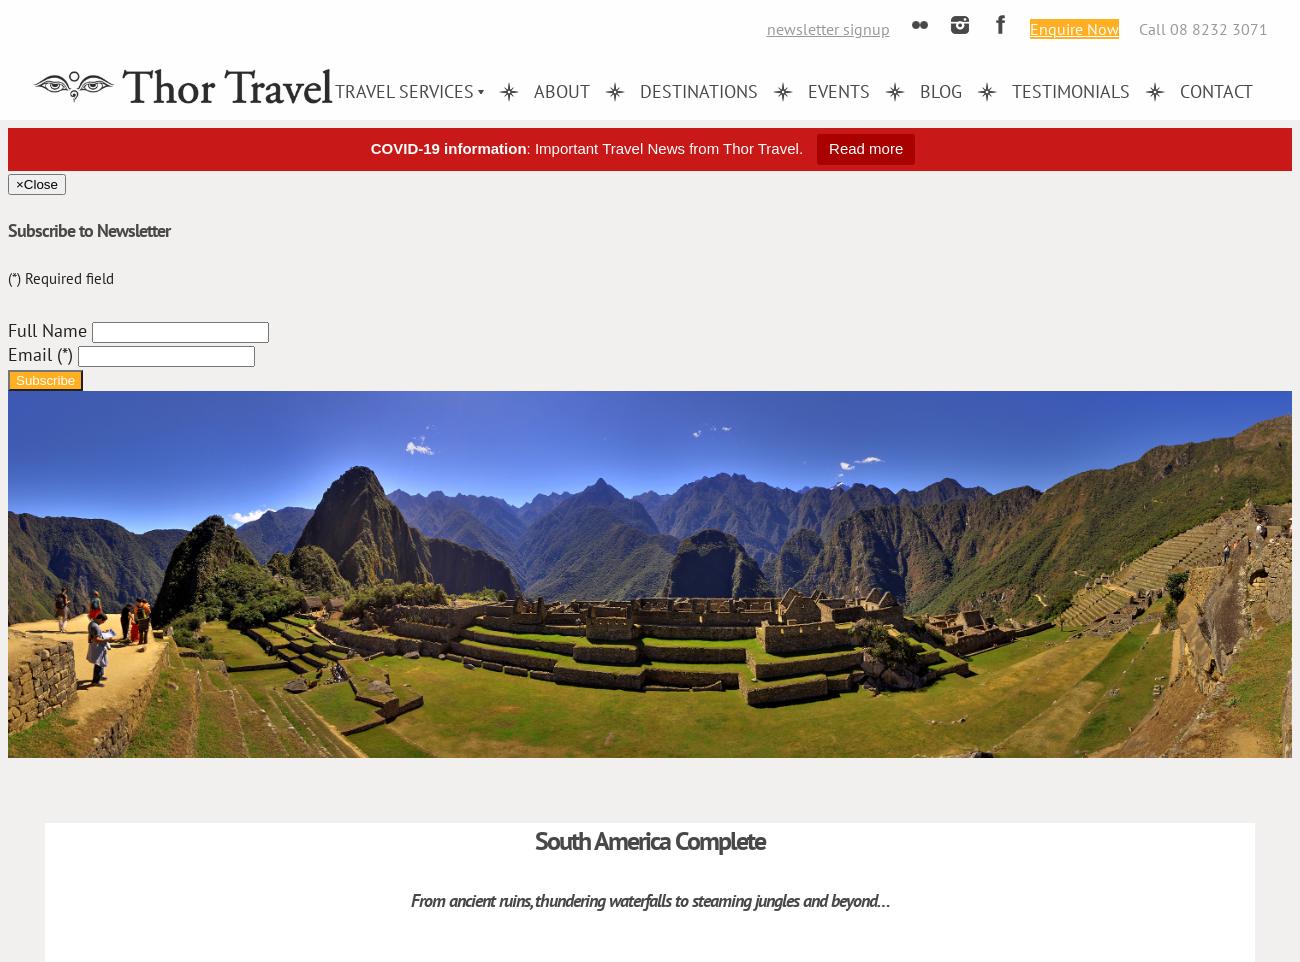  I want to click on 'COVID-19 information', so click(368, 148).